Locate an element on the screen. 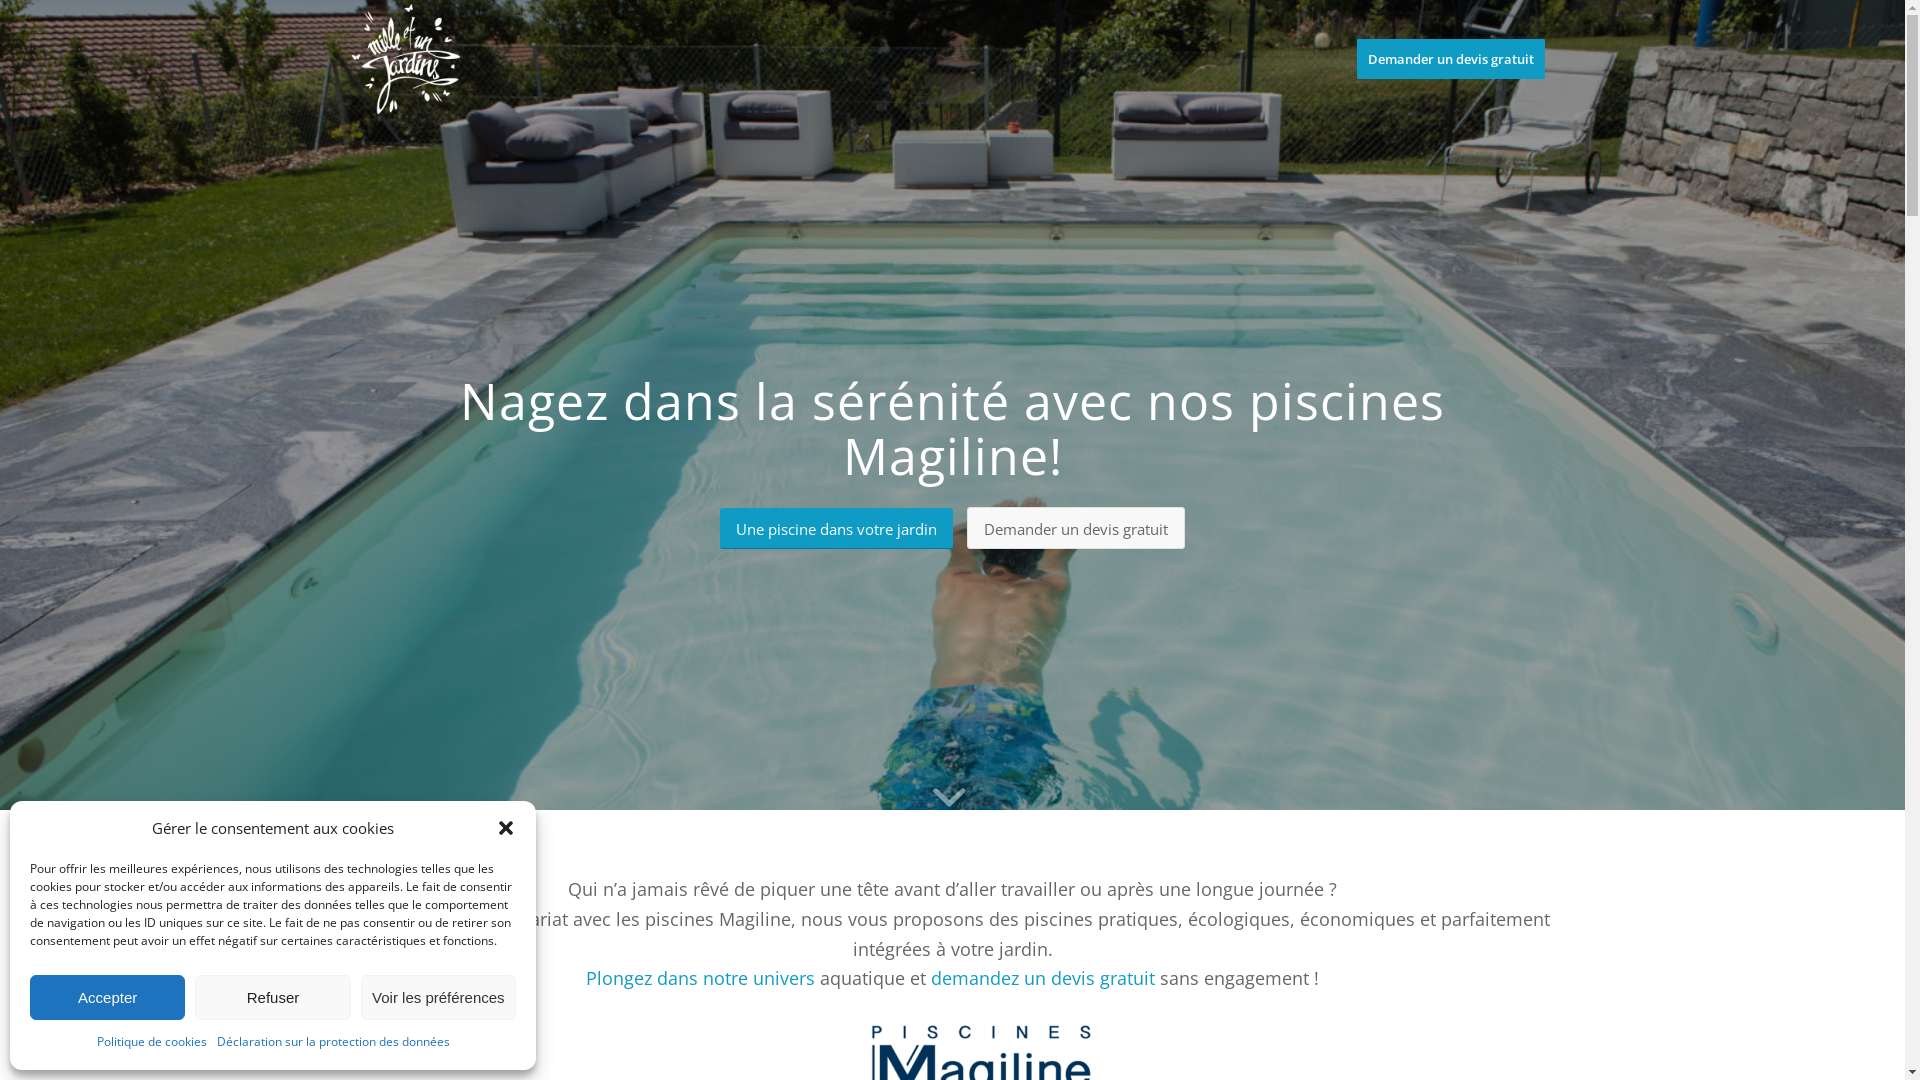 The height and width of the screenshot is (1080, 1920). 'Accepter' is located at coordinates (29, 997).